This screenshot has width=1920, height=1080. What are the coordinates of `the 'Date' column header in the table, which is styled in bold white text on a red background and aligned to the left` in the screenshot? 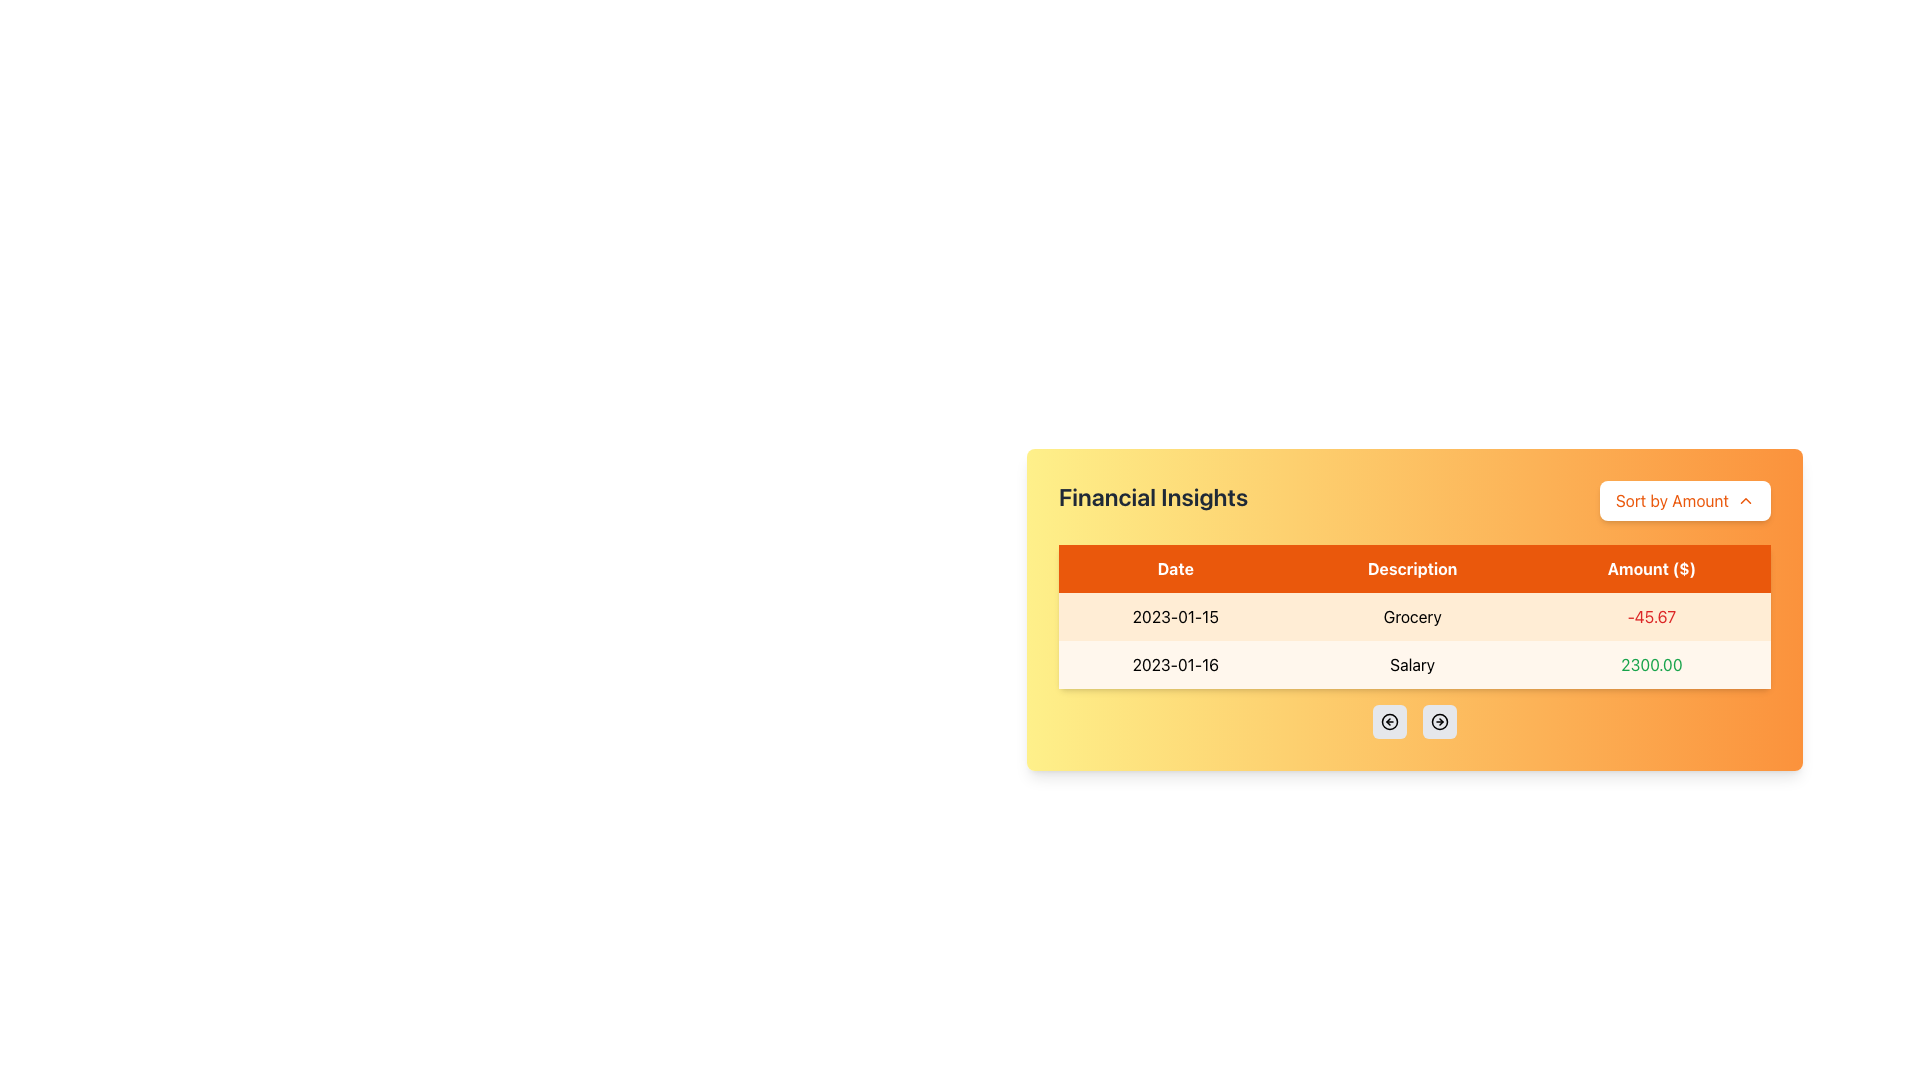 It's located at (1175, 569).